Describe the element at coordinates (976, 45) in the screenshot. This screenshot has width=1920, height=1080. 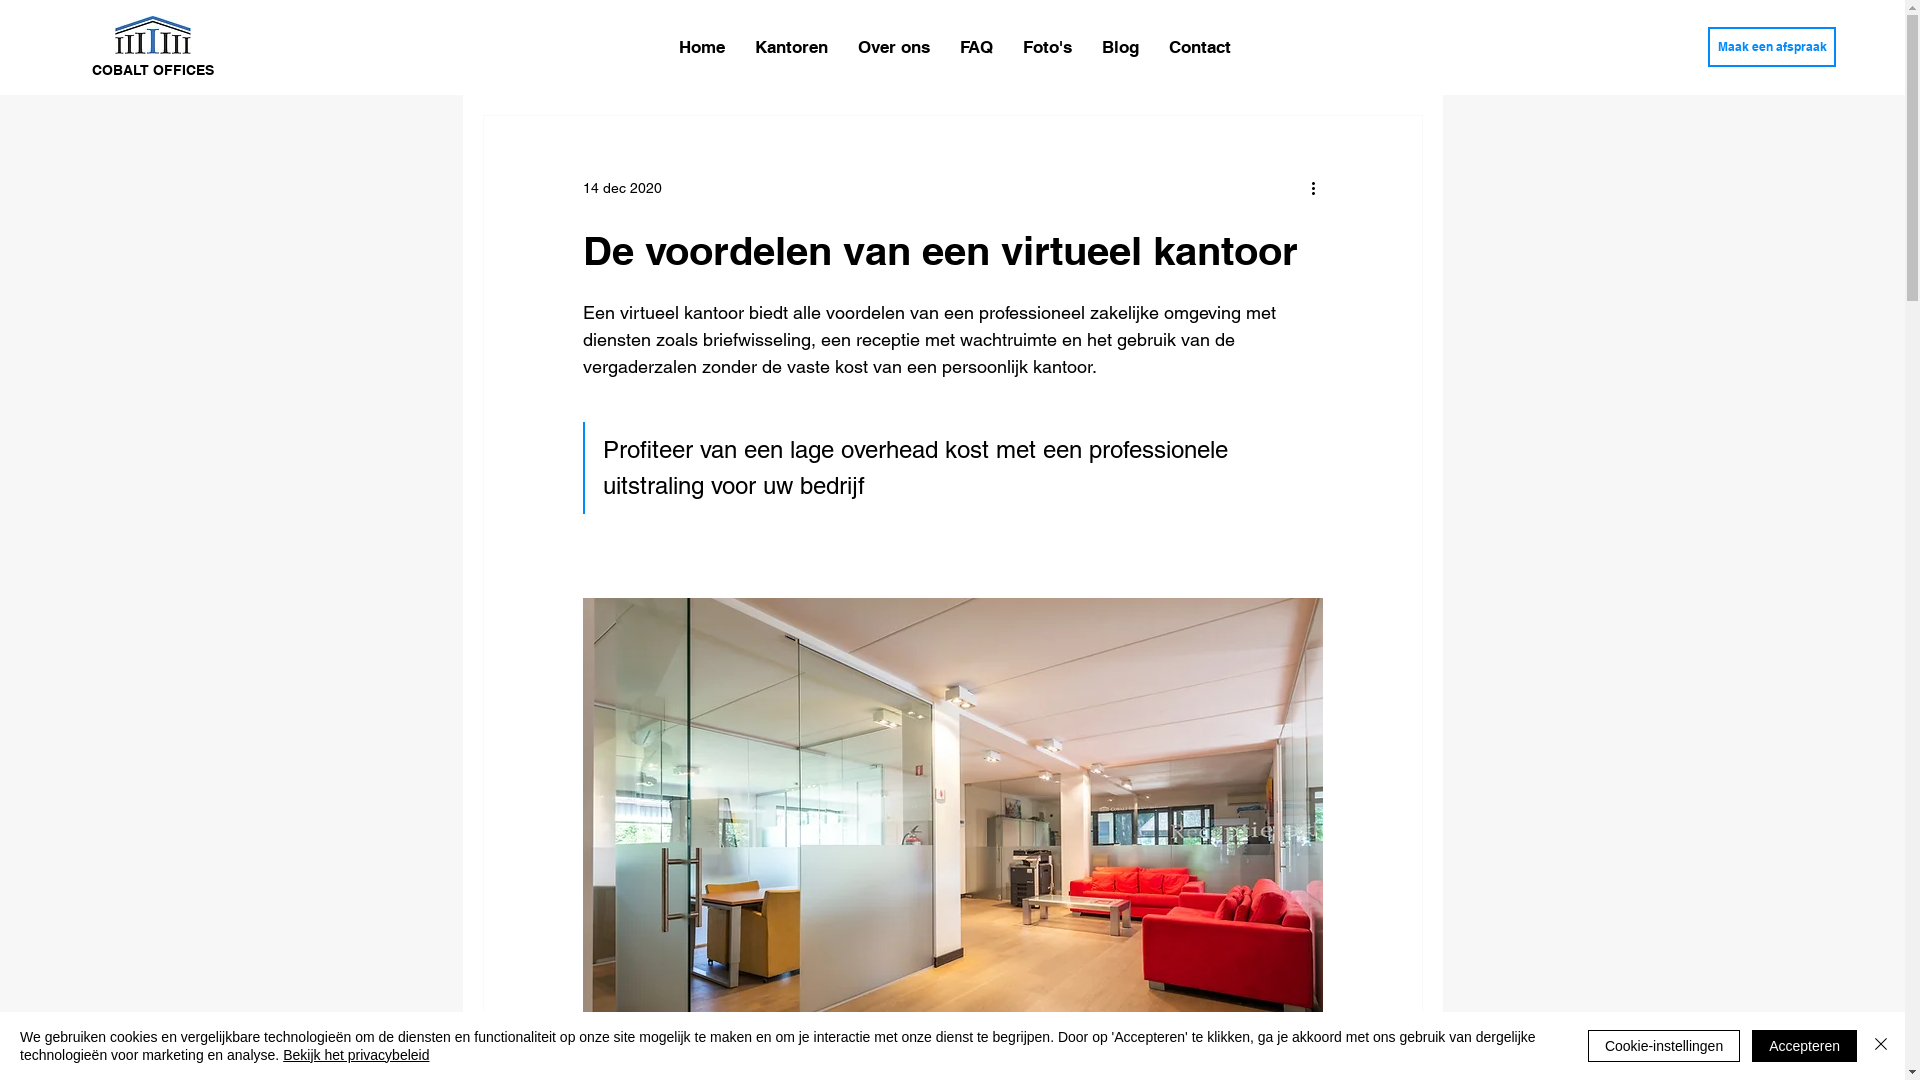
I see `'FAQ'` at that location.